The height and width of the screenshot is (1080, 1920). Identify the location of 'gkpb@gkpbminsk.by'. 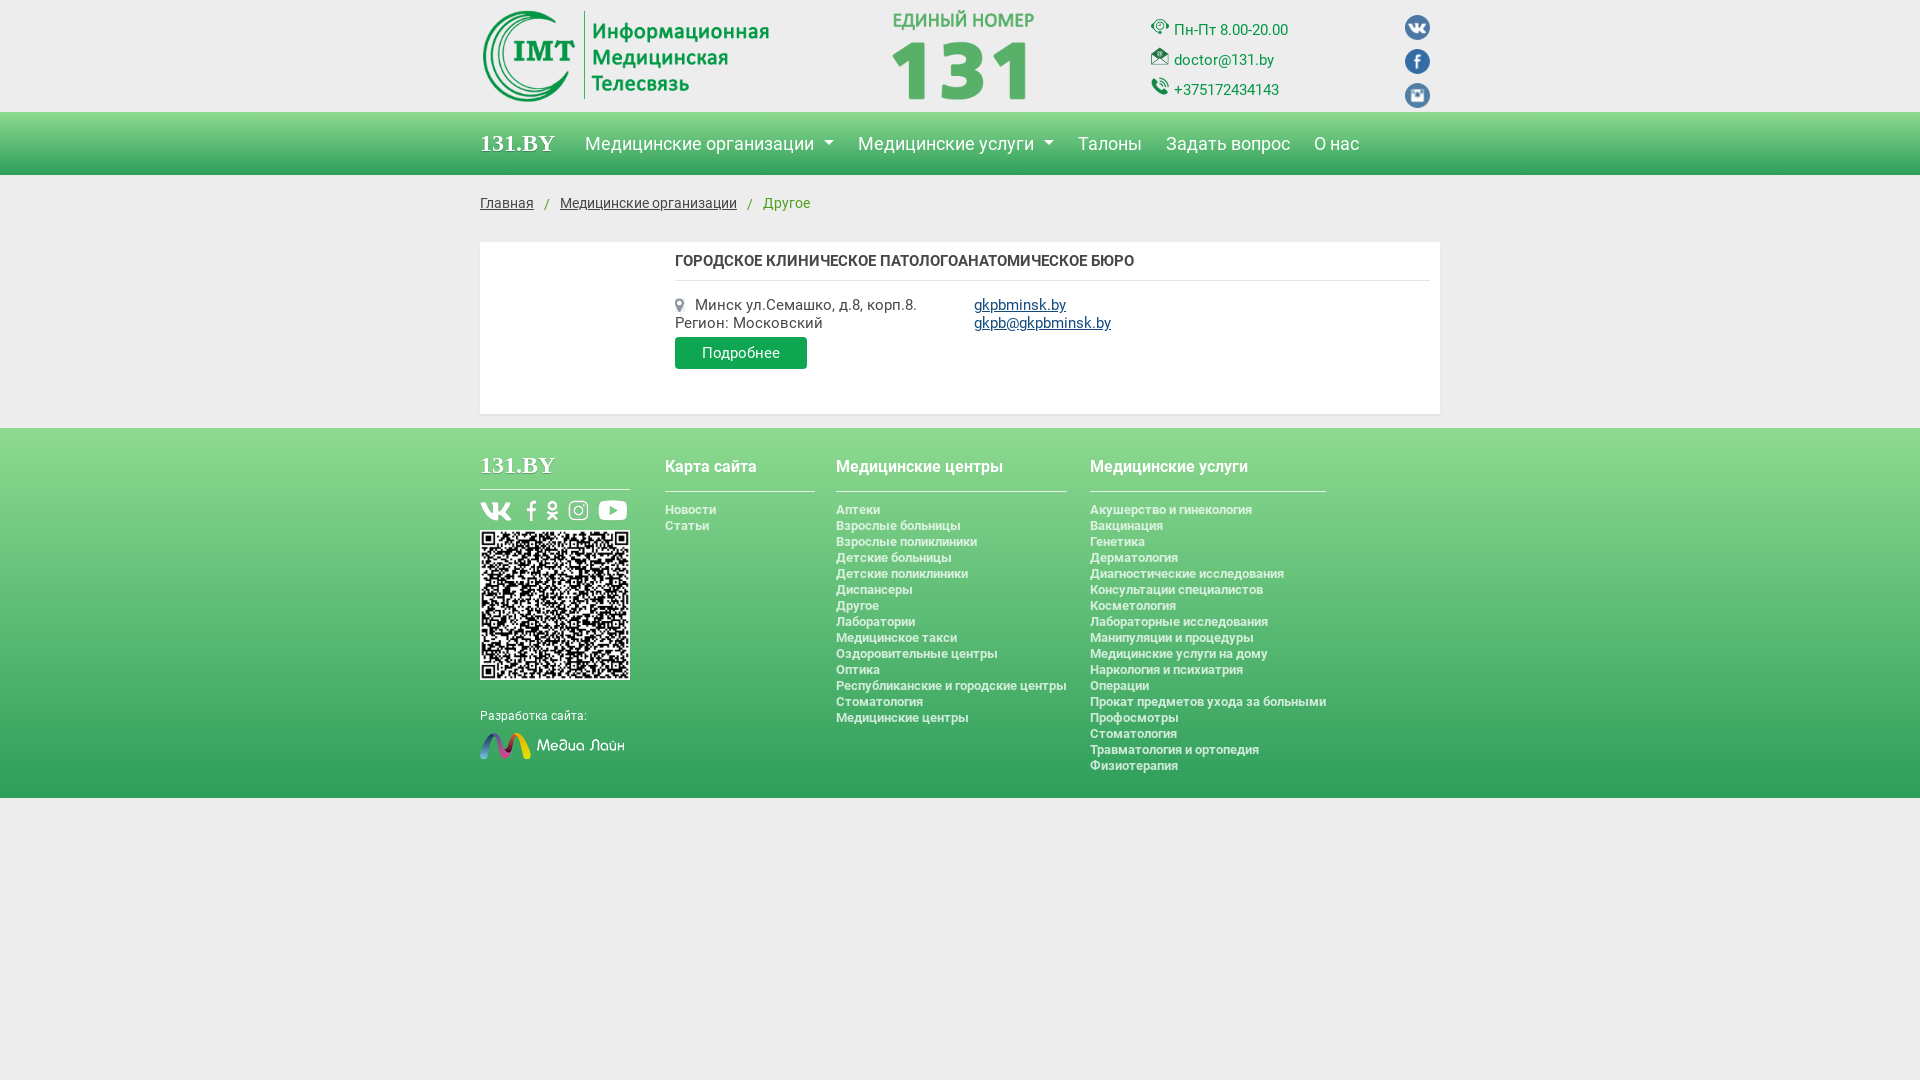
(1041, 322).